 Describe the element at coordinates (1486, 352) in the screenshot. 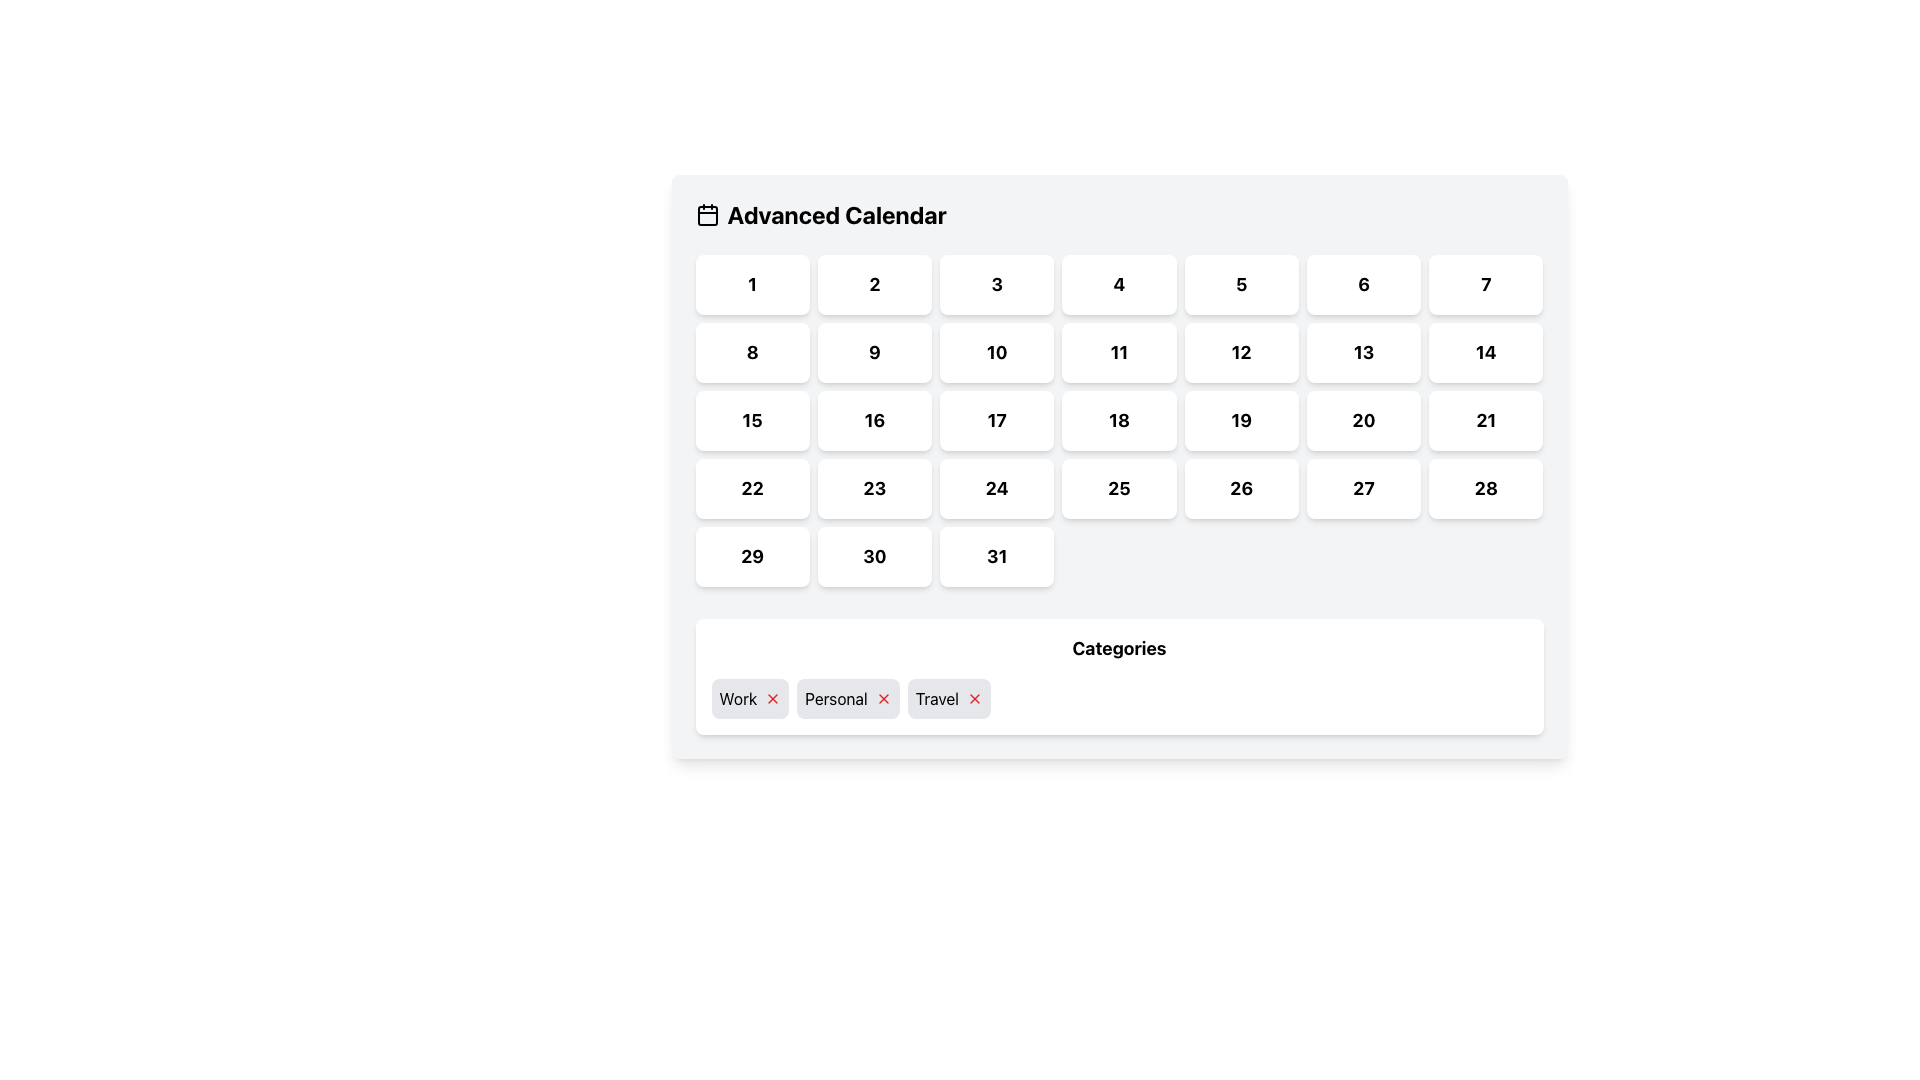

I see `the button displaying the number '14'` at that location.